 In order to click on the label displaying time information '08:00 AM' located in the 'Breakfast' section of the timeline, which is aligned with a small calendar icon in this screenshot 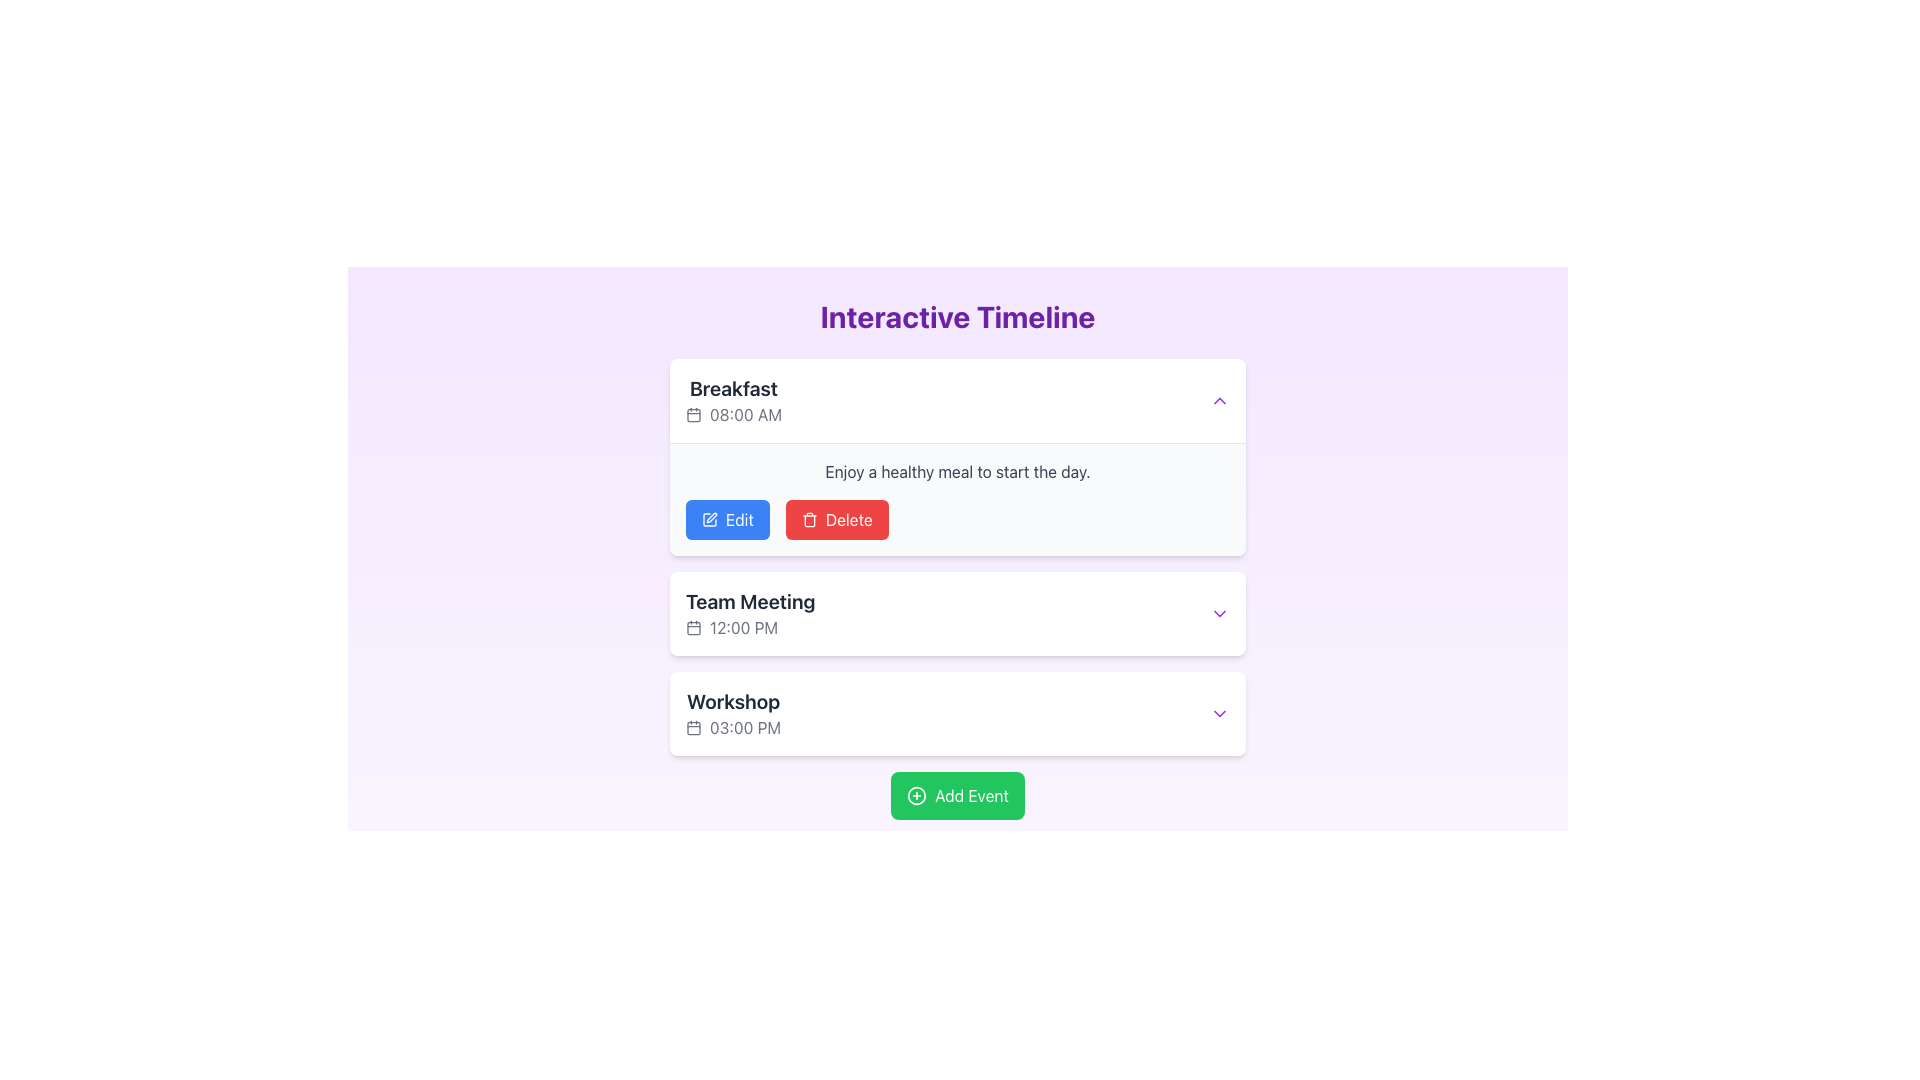, I will do `click(733, 414)`.